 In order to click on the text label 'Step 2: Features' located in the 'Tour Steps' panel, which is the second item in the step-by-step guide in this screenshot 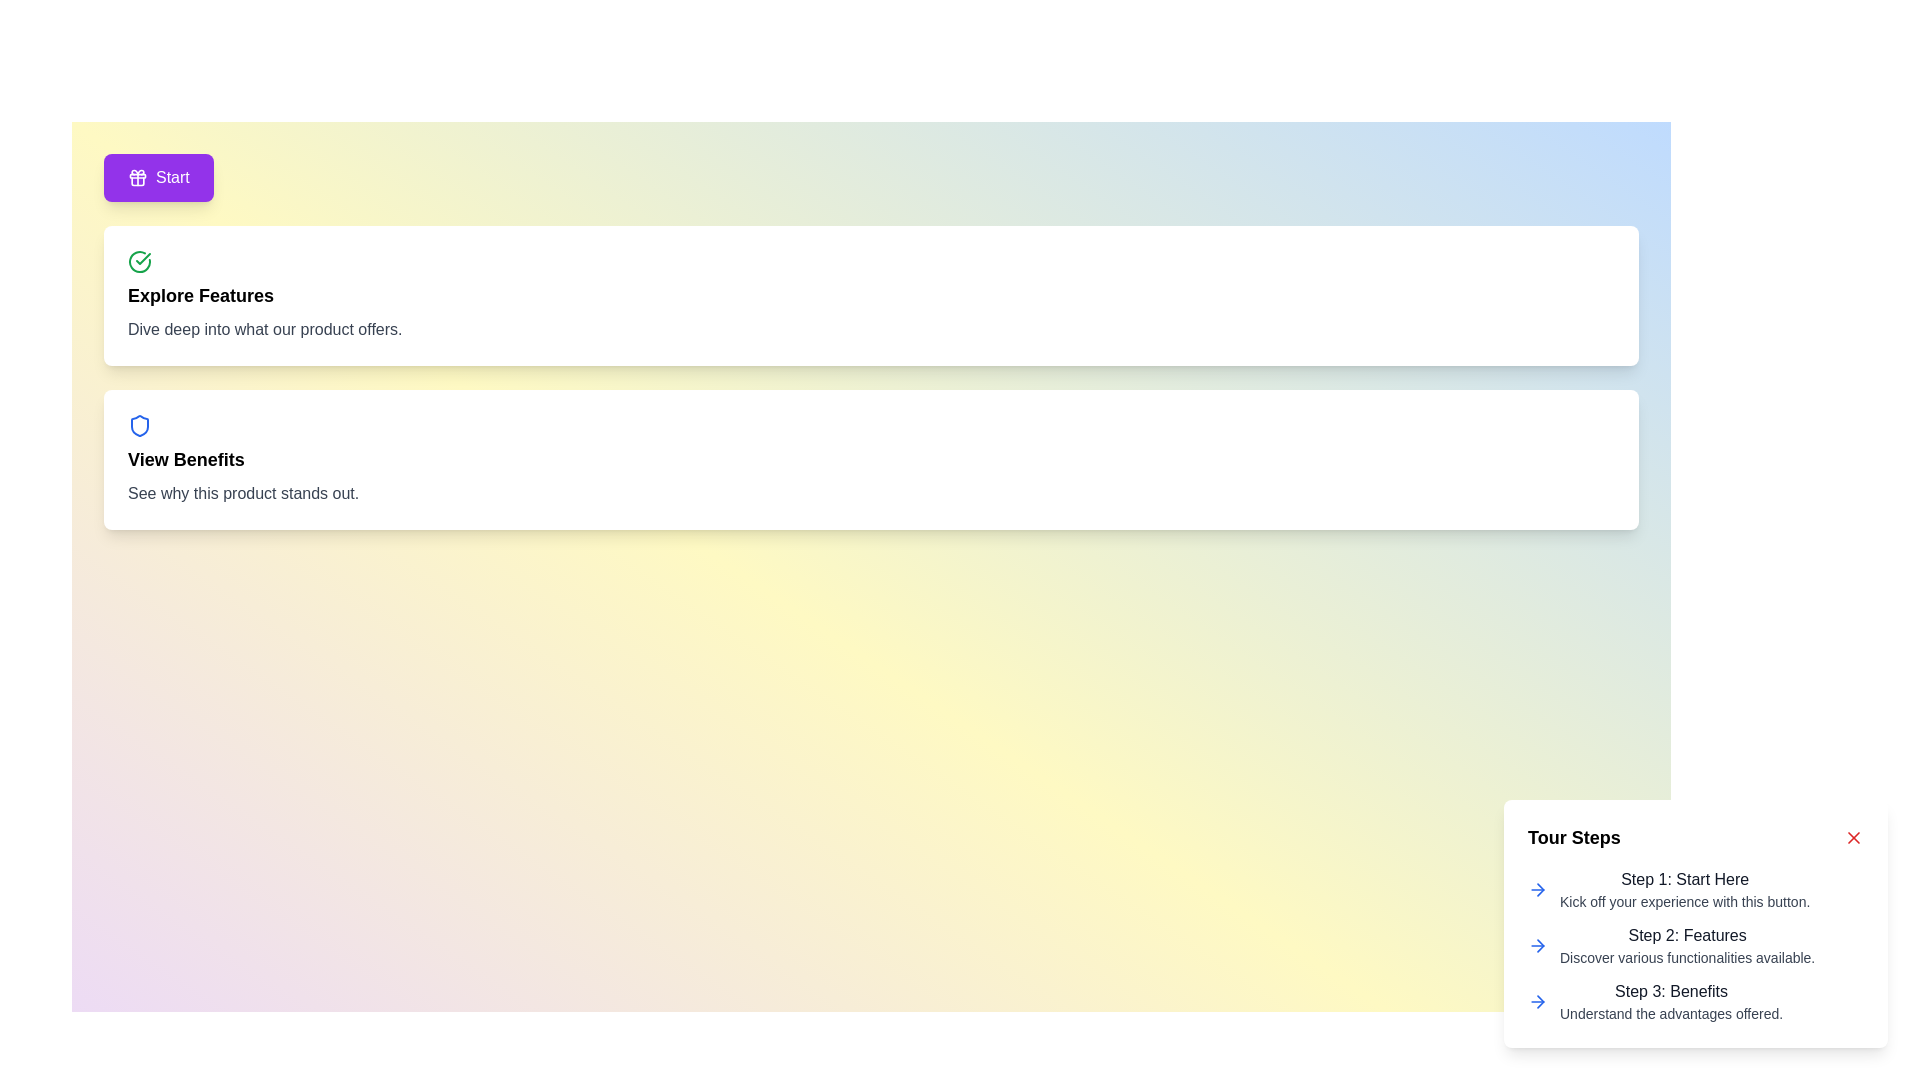, I will do `click(1686, 936)`.